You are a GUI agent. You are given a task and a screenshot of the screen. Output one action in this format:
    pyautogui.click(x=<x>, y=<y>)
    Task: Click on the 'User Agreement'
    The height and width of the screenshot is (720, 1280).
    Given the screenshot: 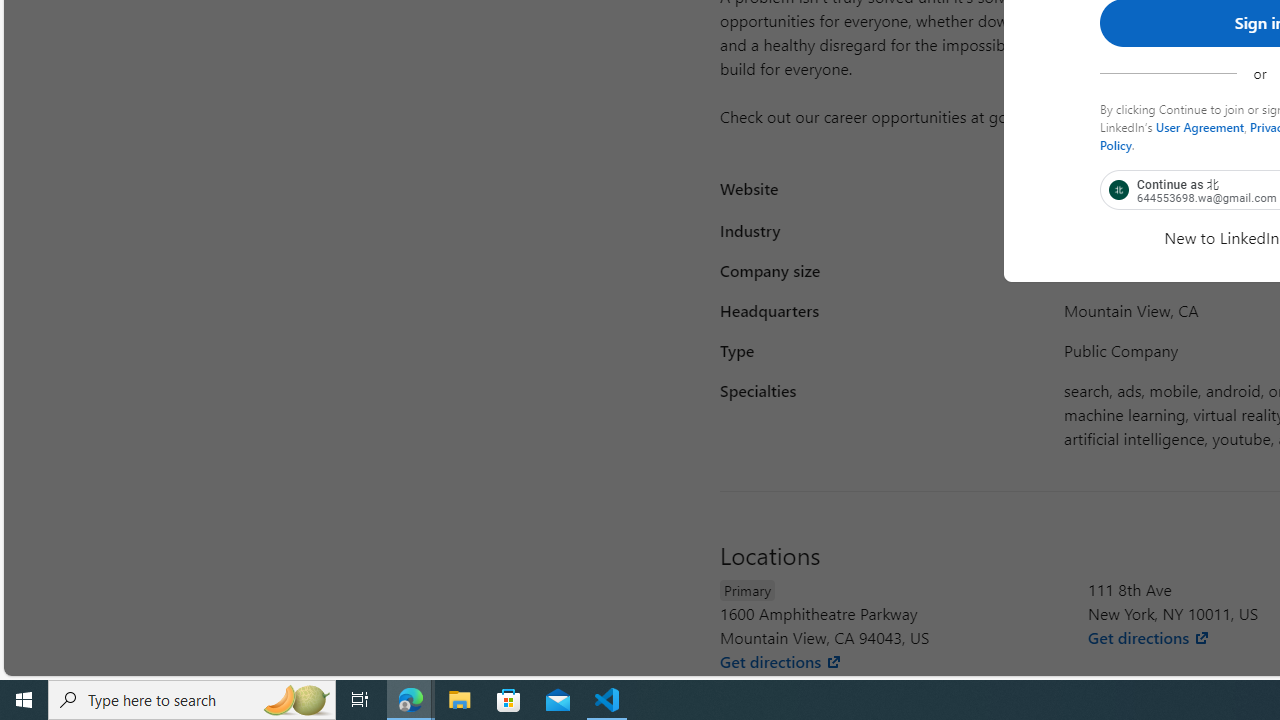 What is the action you would take?
    pyautogui.click(x=1200, y=126)
    